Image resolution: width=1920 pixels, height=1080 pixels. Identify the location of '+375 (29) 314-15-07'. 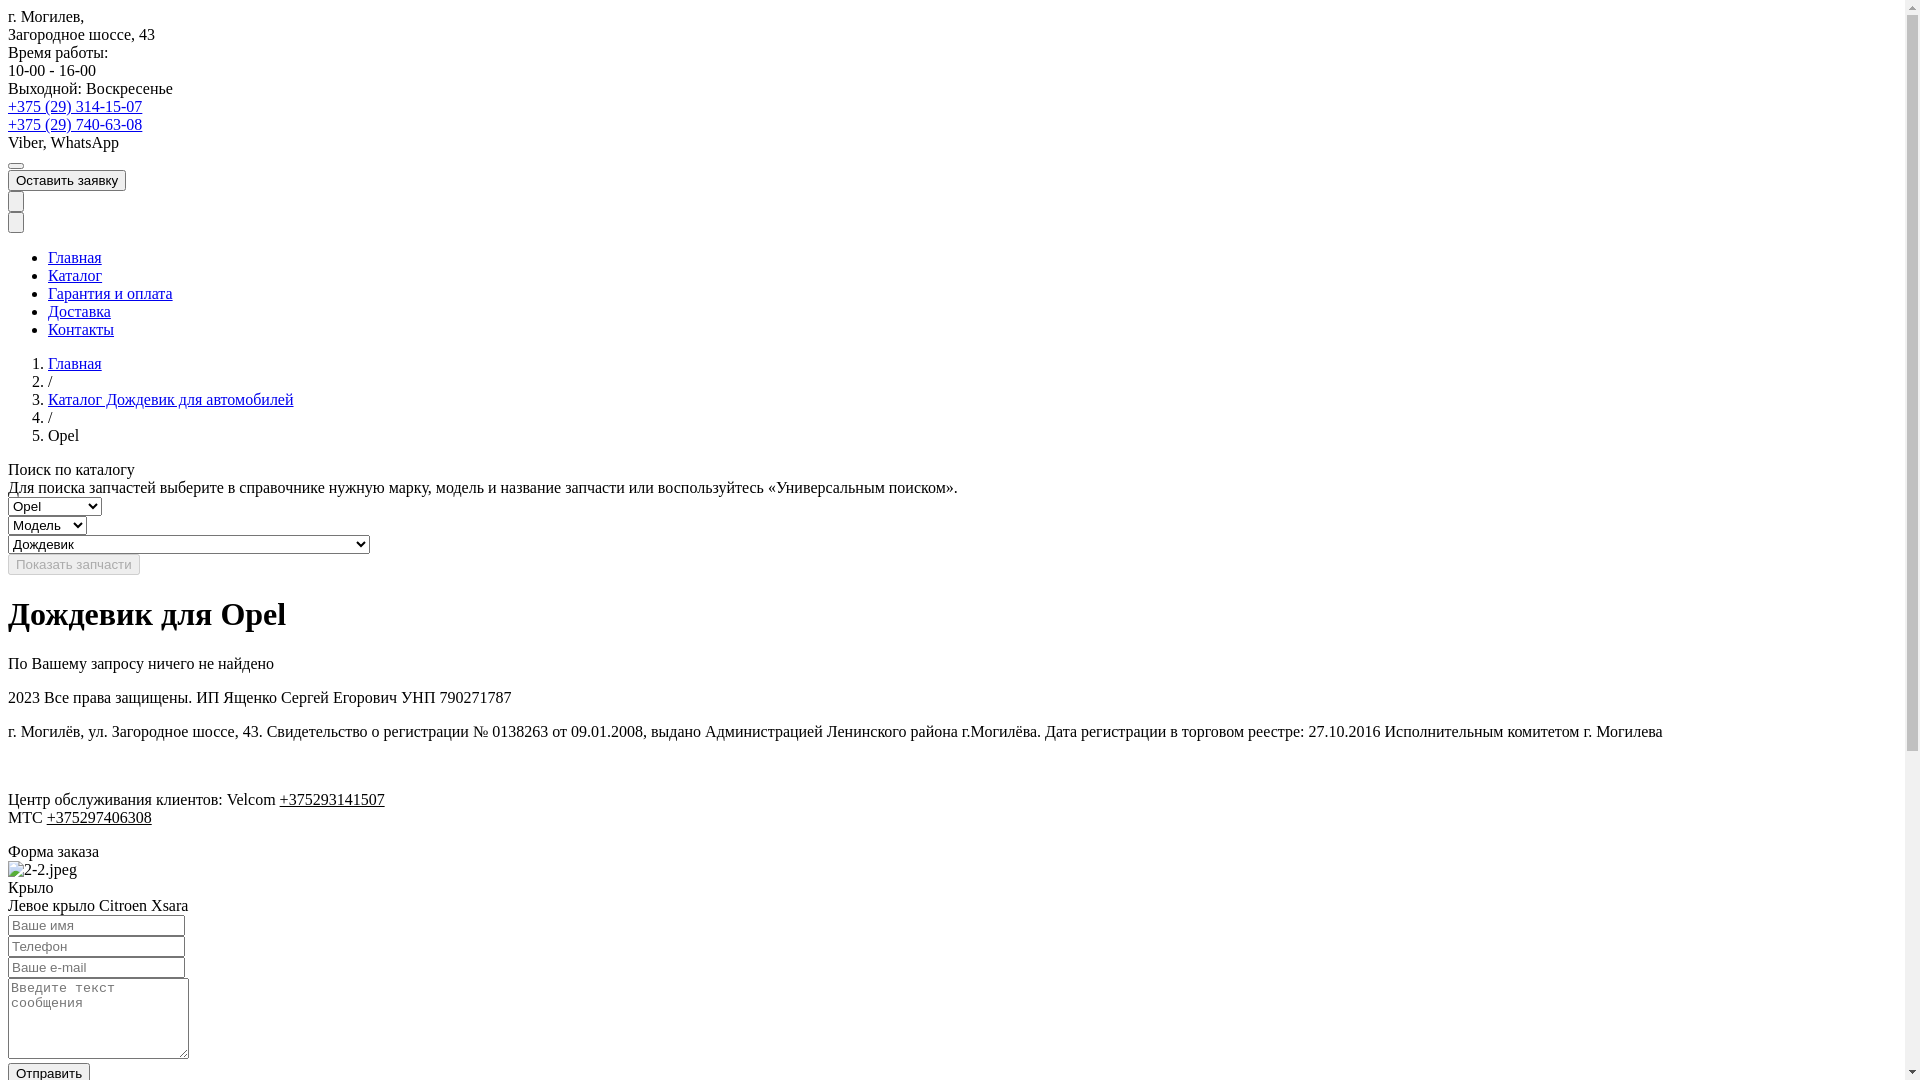
(75, 106).